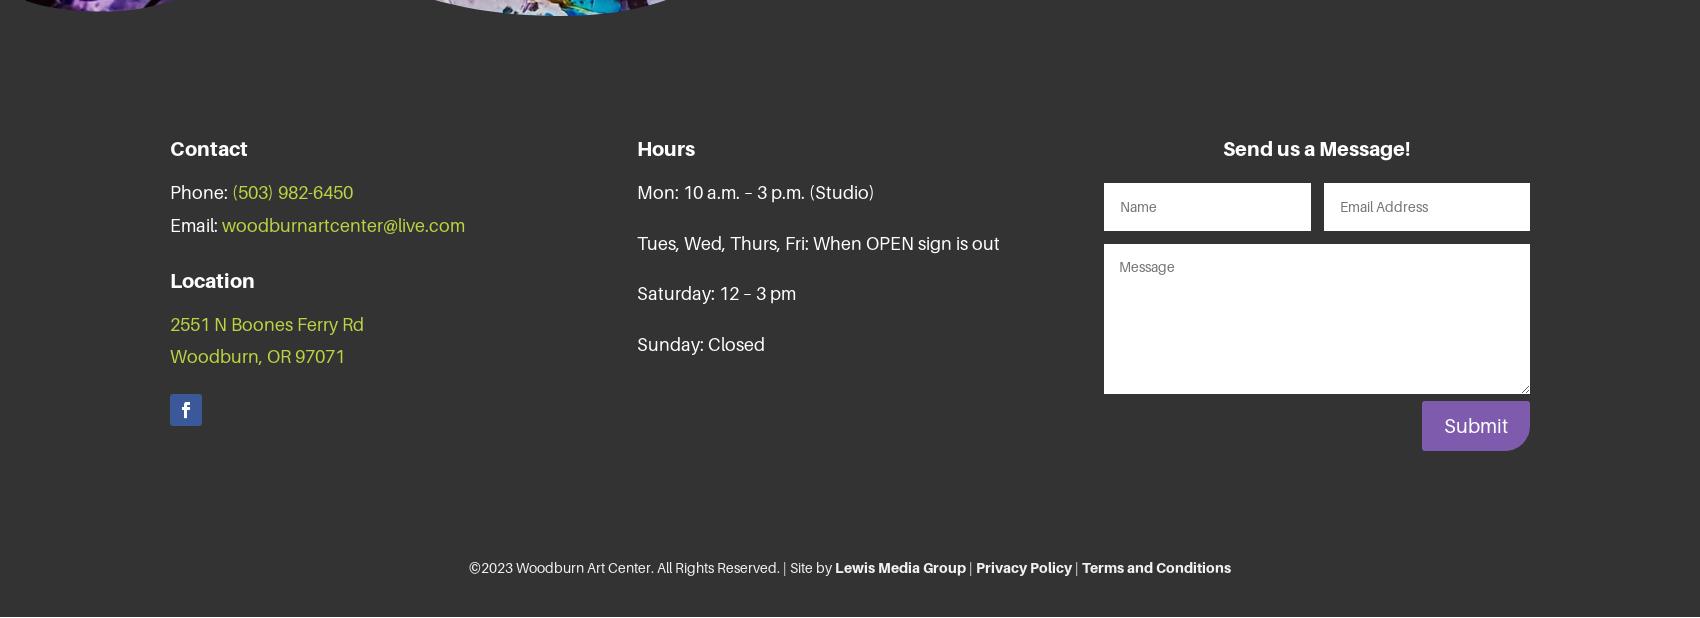 The height and width of the screenshot is (618, 1700). What do you see at coordinates (342, 224) in the screenshot?
I see `'woodburnartcenter@live.com'` at bounding box center [342, 224].